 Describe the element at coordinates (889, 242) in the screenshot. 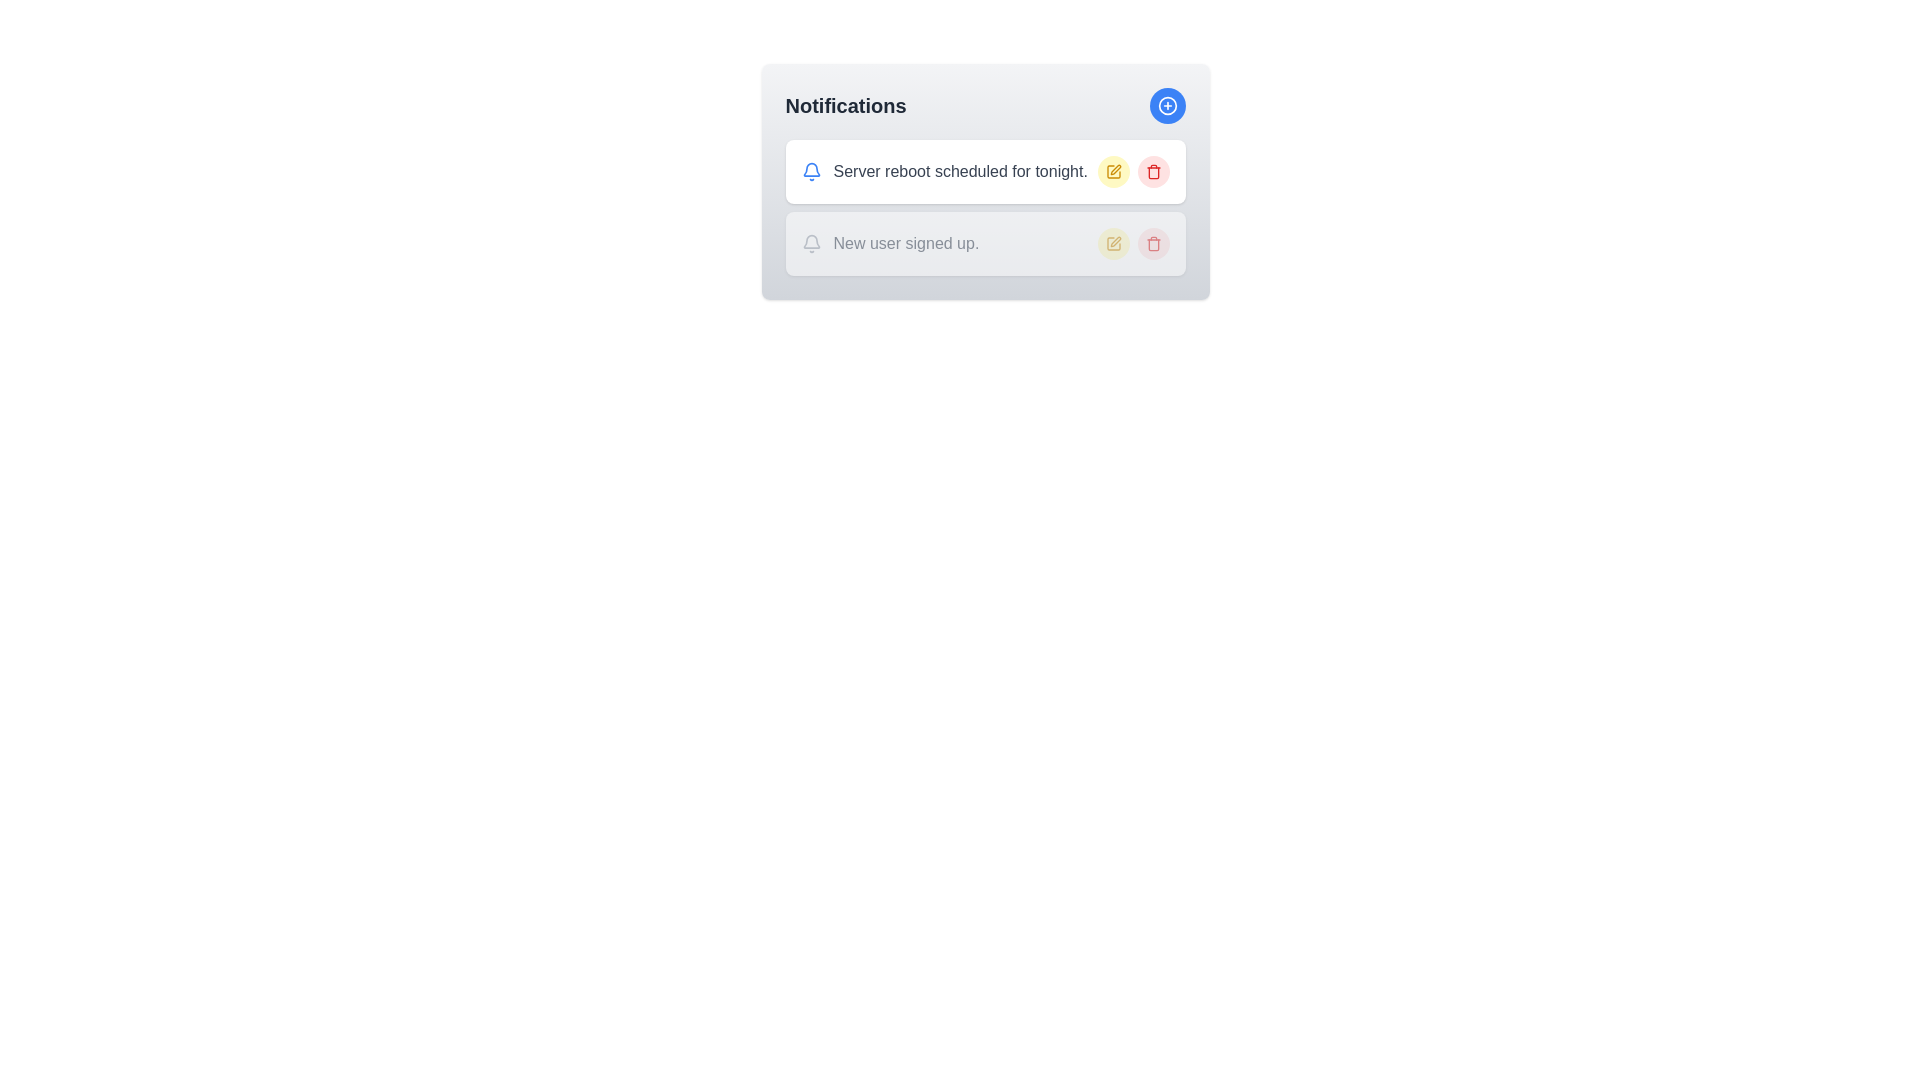

I see `message displayed in the text component that shows 'New user signed up.' located within the notification card as the second notification in the vertical list` at that location.